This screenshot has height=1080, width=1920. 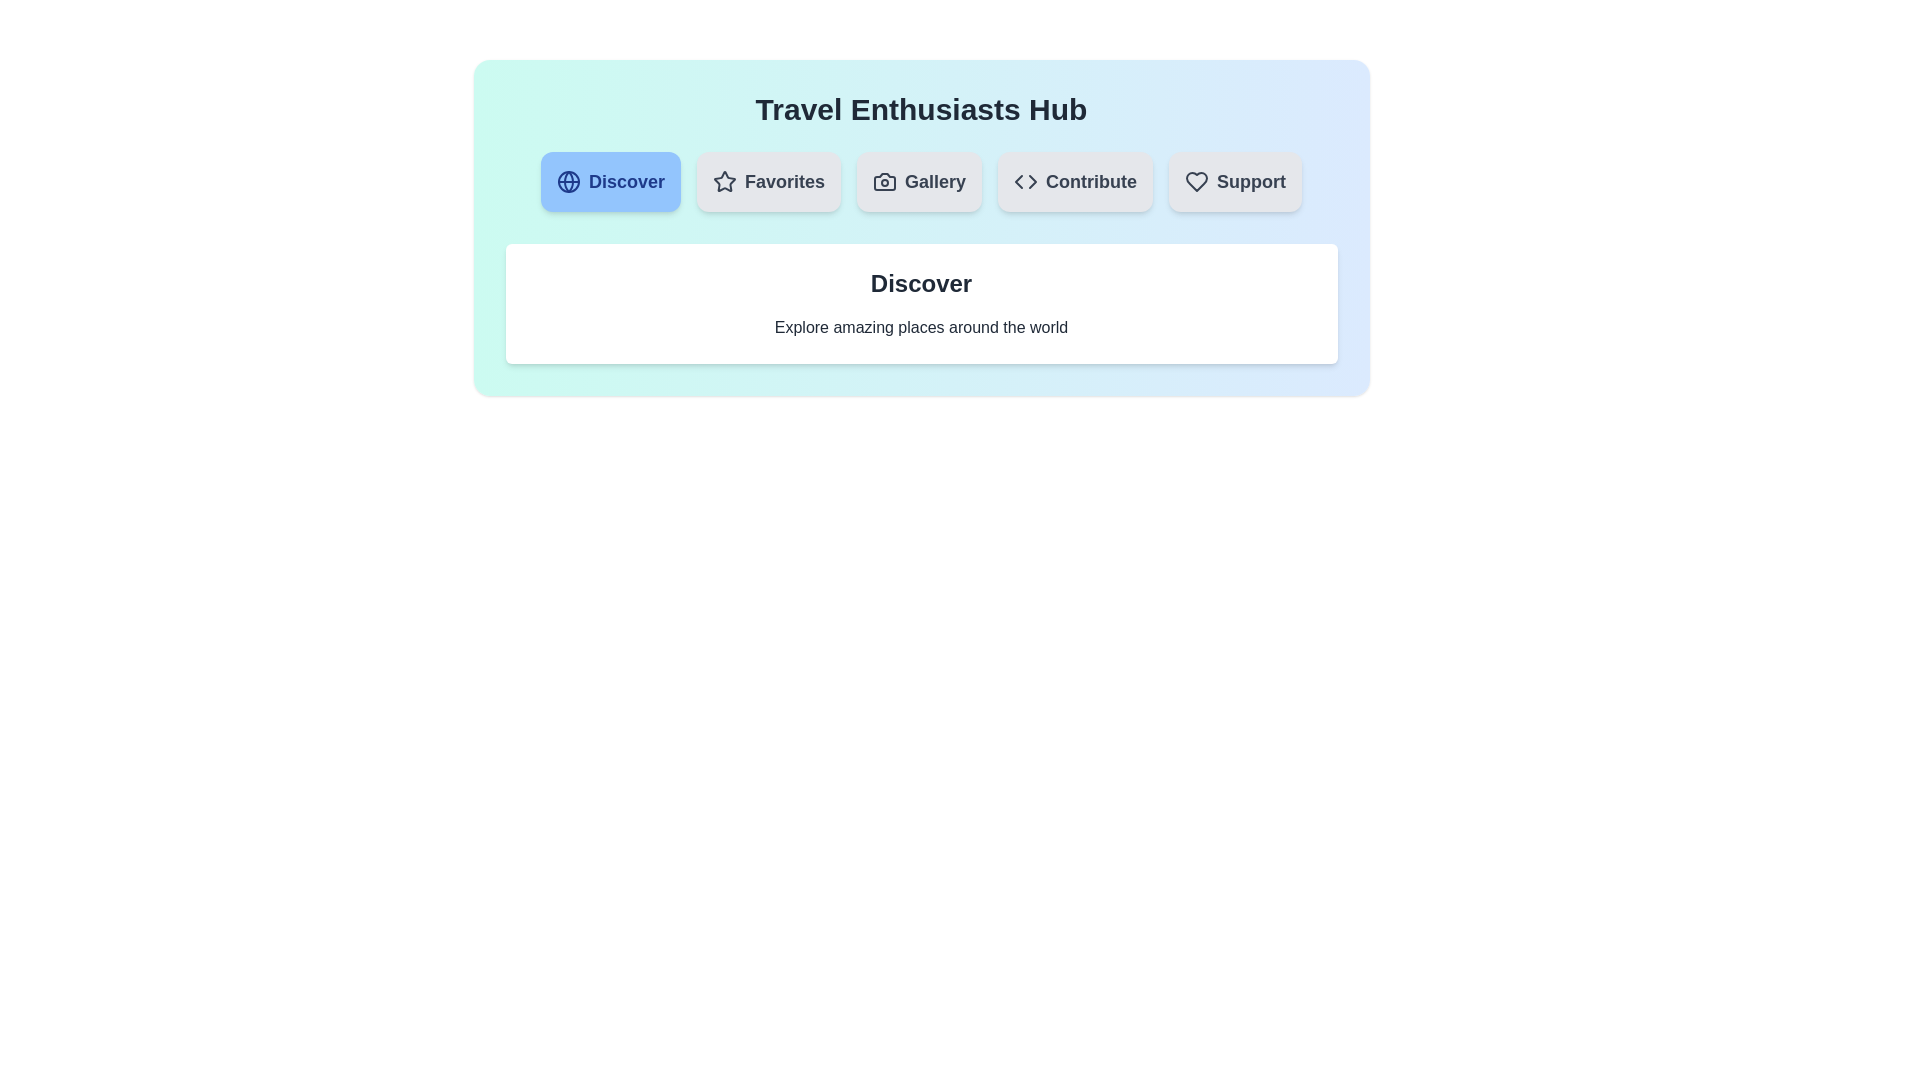 I want to click on the 'Favorites' button, which is a rectangular button with rounded corners and contains the word 'Favorites' in bold text, positioned to the right of the 'Discover' button, so click(x=767, y=181).